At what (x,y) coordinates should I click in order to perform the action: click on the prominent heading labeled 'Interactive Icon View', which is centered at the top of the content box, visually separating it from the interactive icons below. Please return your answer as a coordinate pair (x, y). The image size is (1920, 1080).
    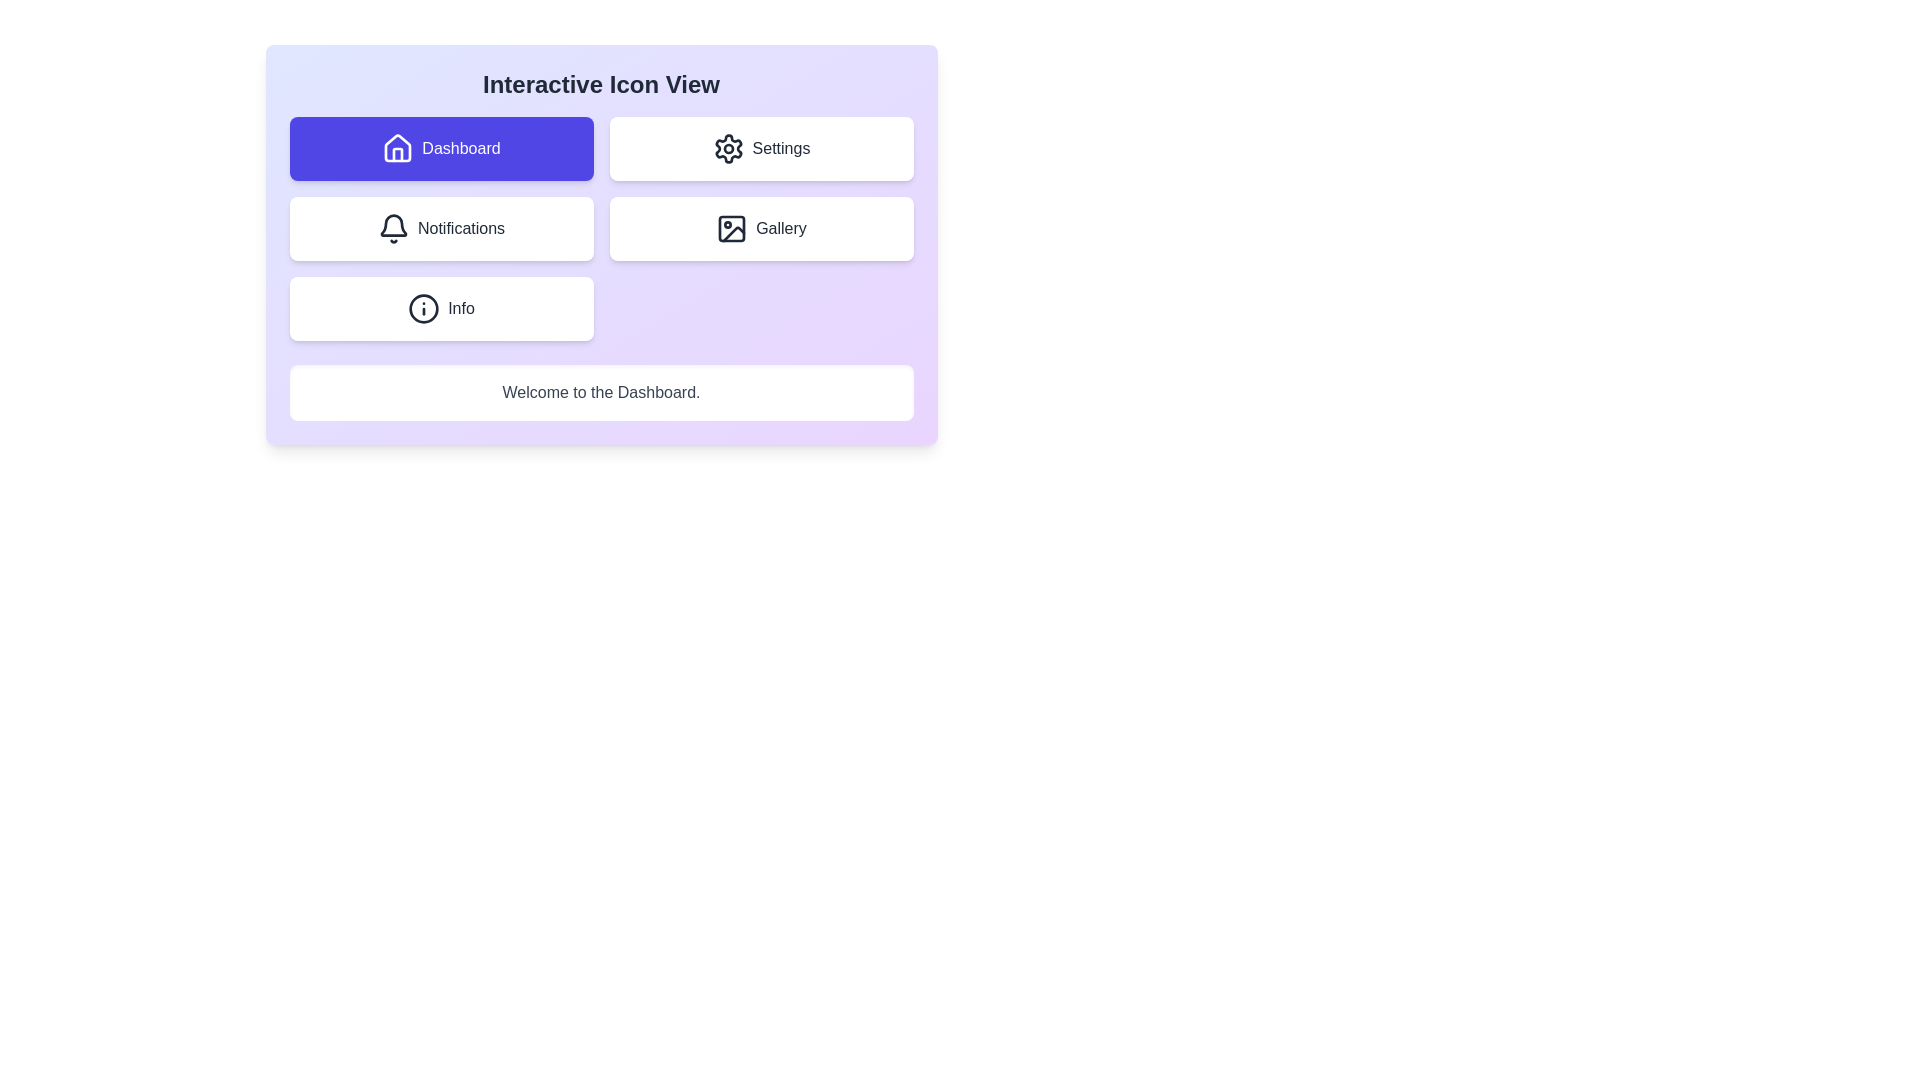
    Looking at the image, I should click on (600, 83).